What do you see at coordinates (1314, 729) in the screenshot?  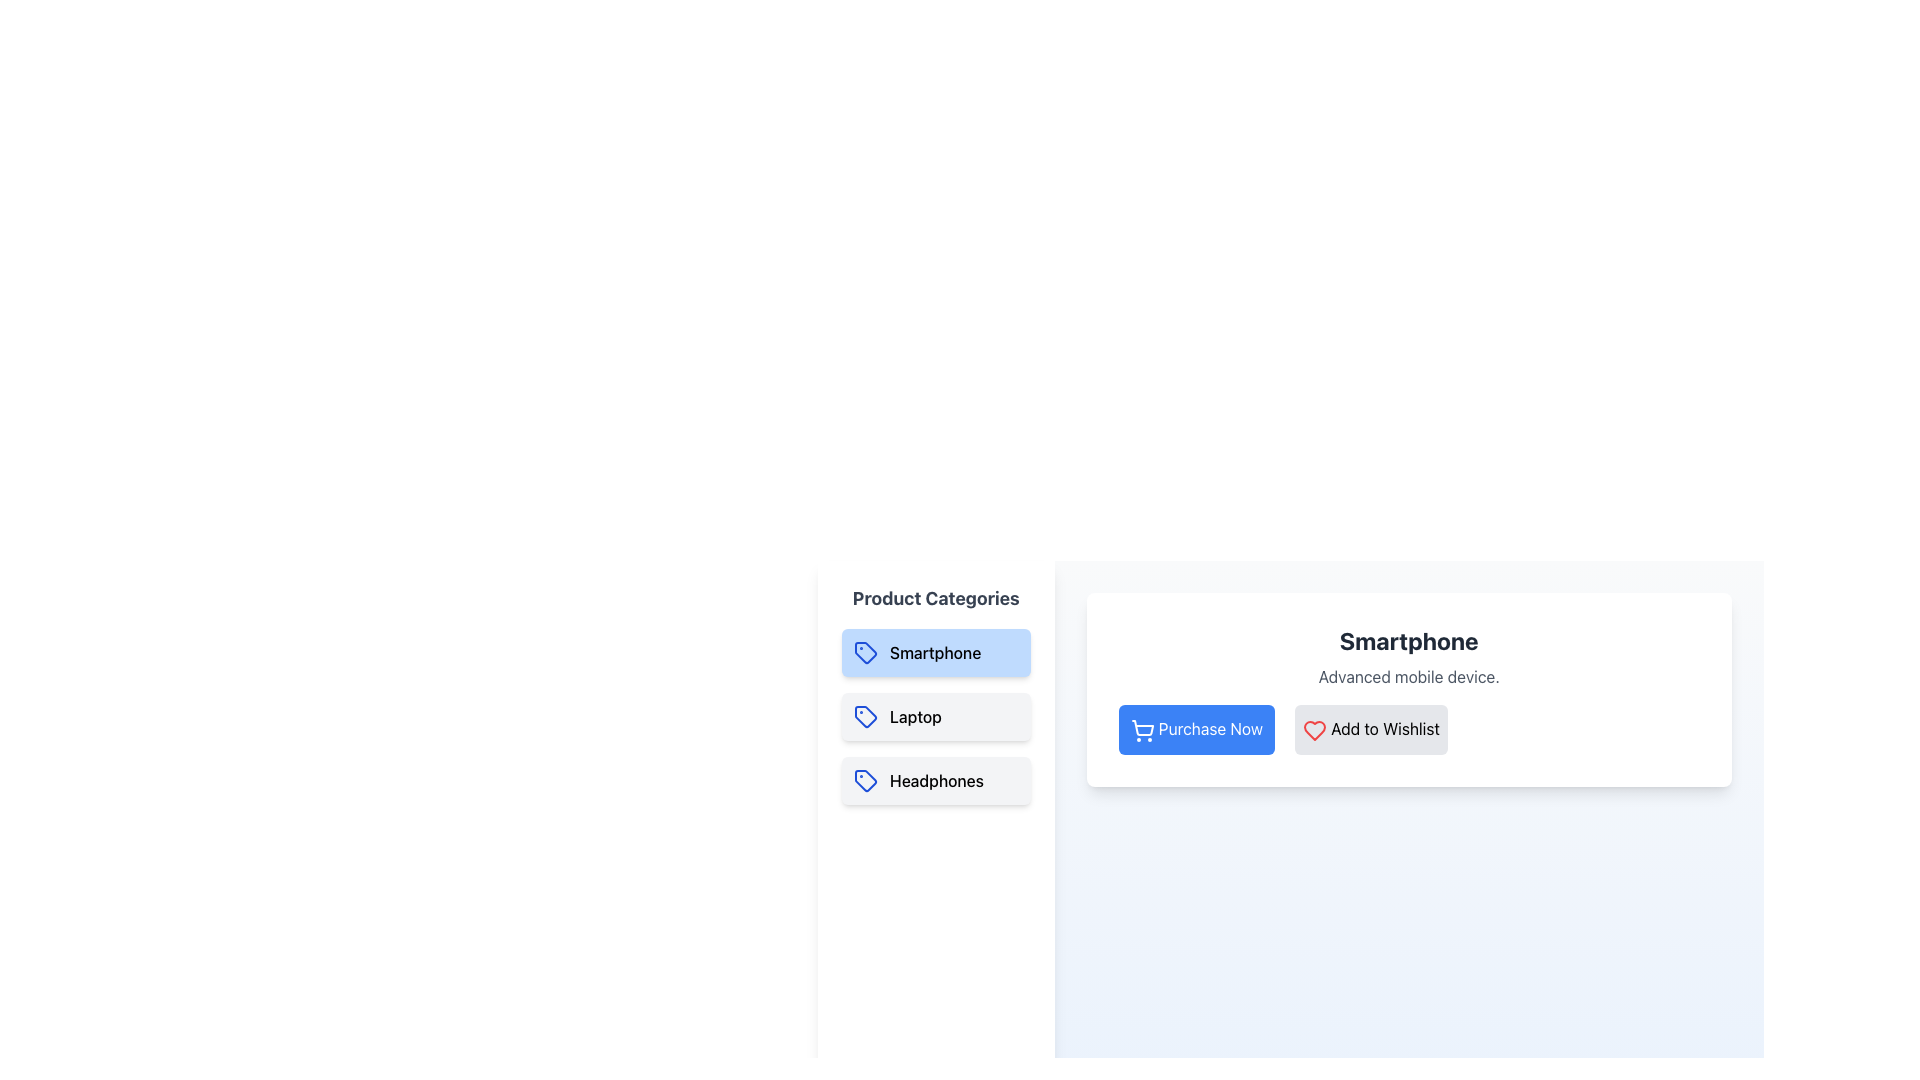 I see `the heart-shaped icon of the 'Add to Wishlist' button` at bounding box center [1314, 729].